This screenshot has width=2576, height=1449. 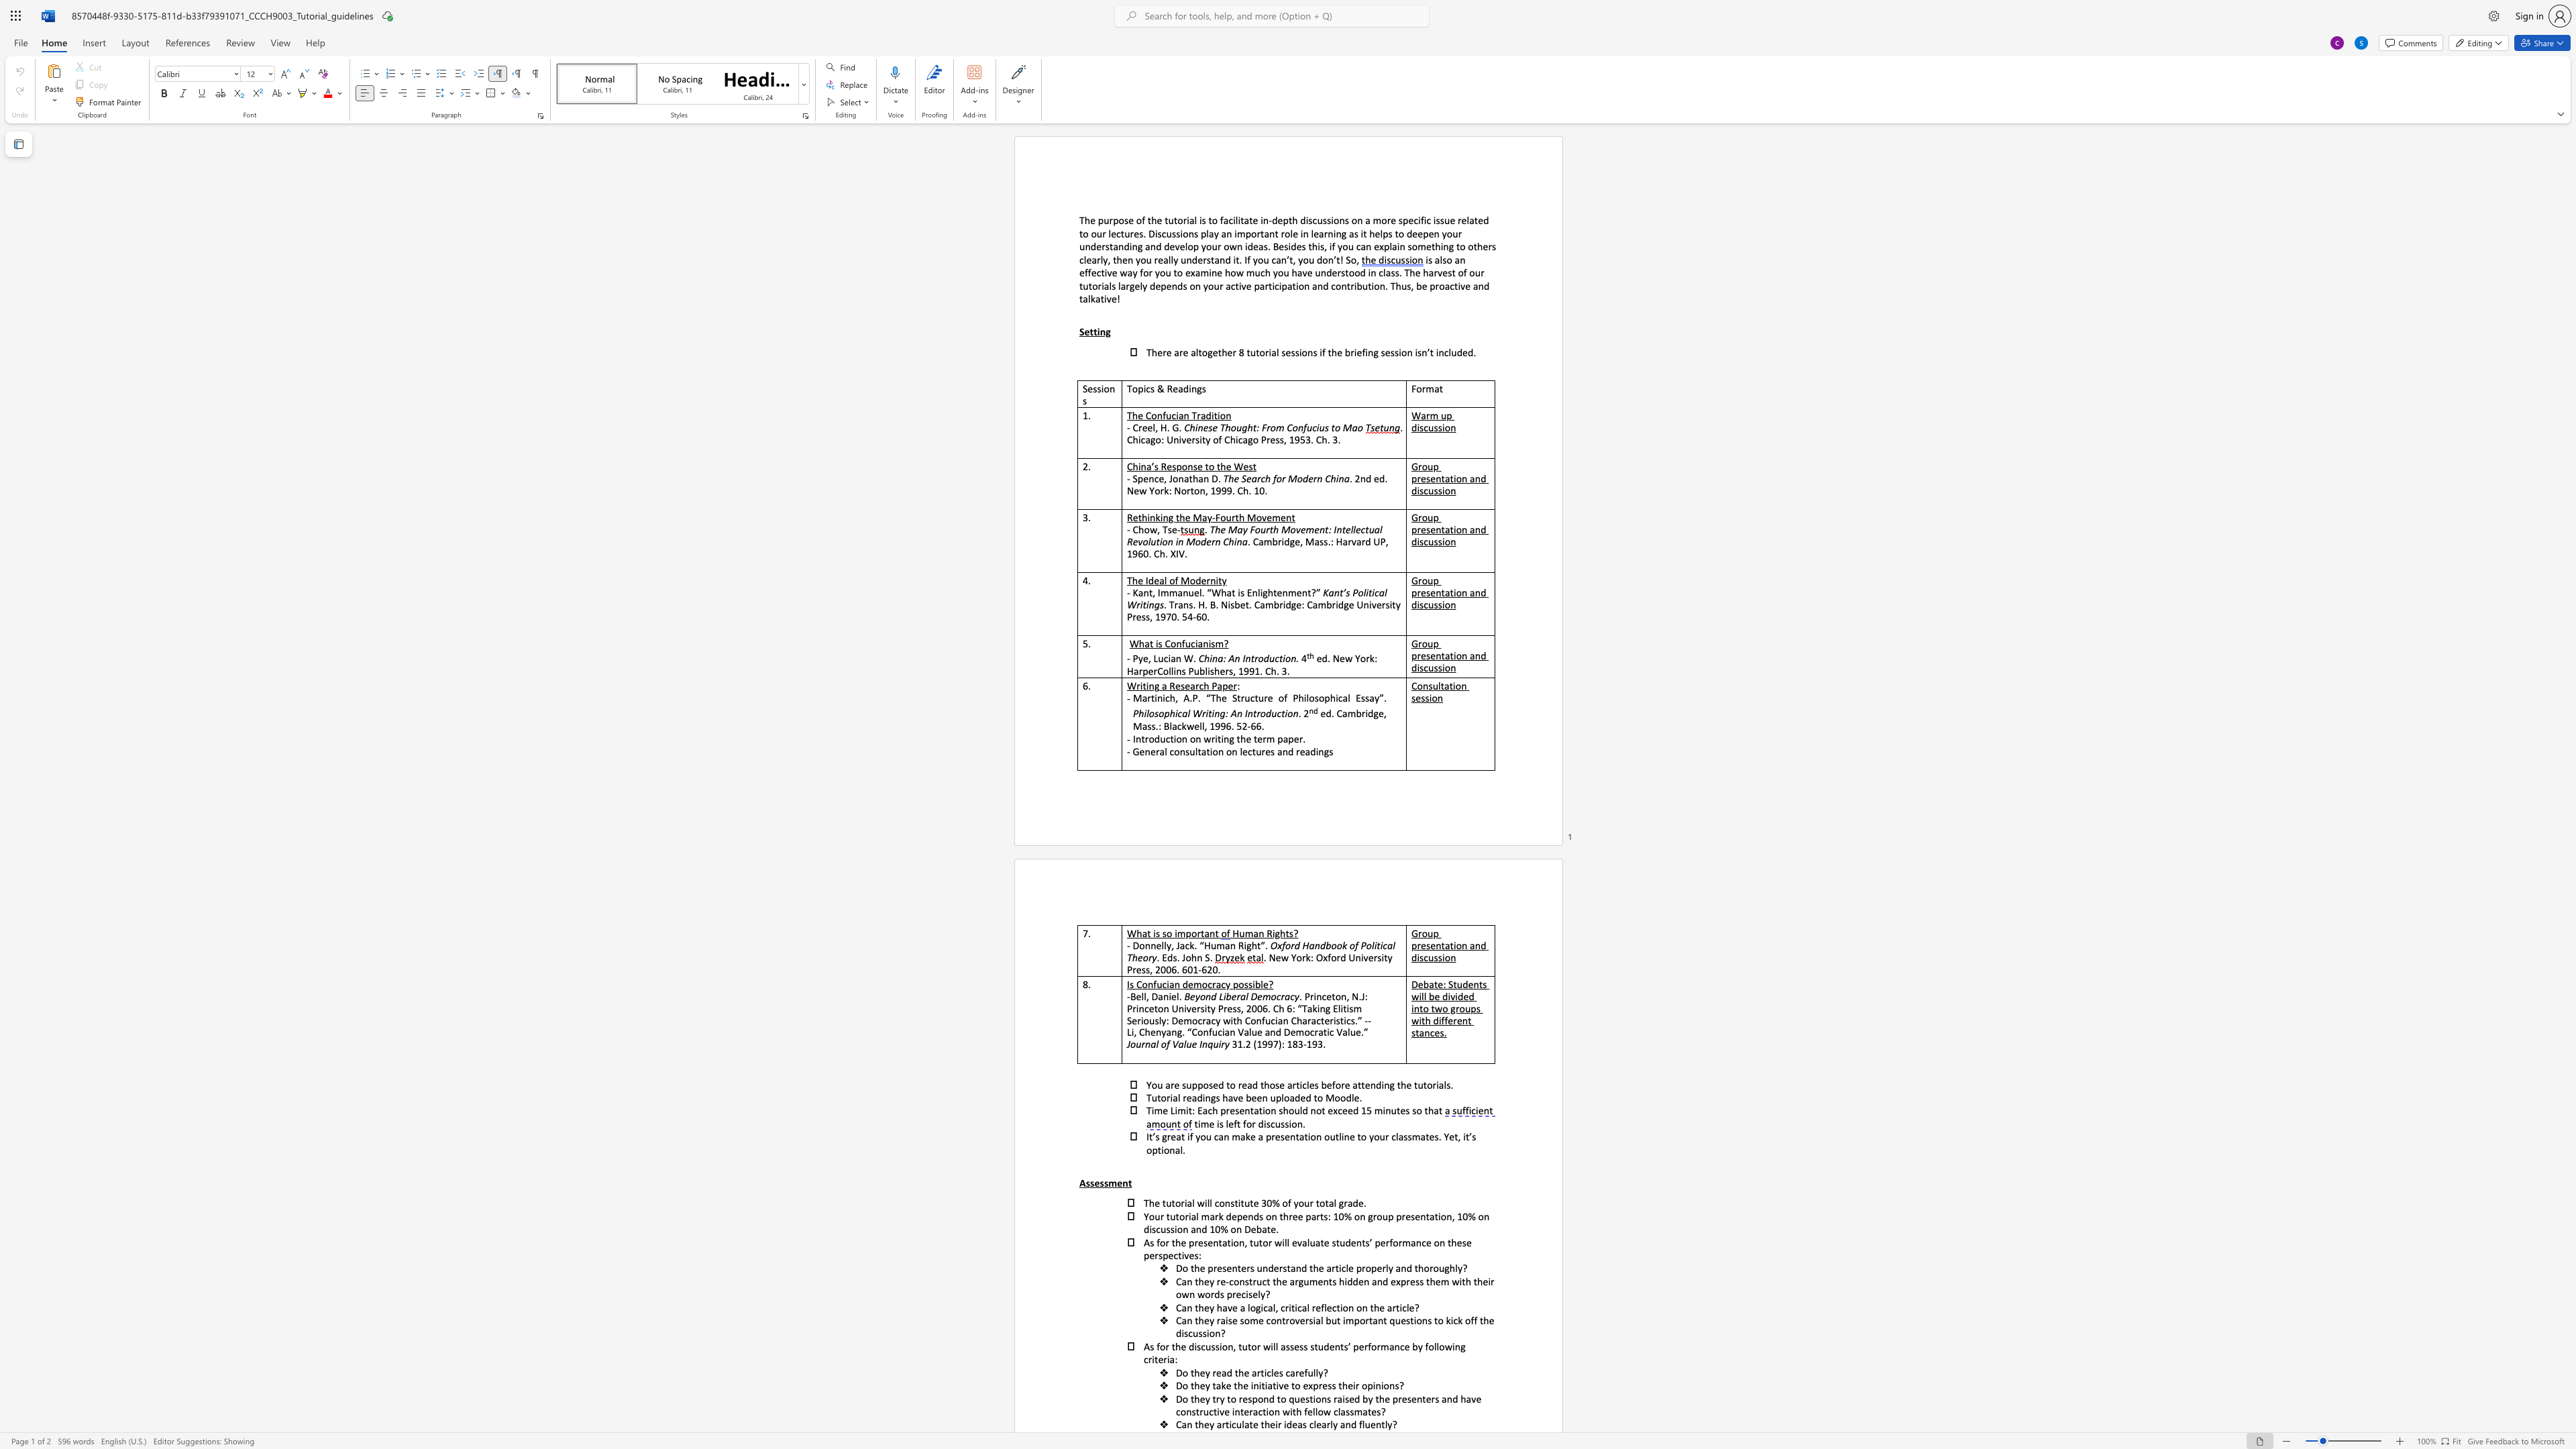 What do you see at coordinates (1165, 956) in the screenshot?
I see `the subset text "ds. Joh" within the text ". Eds. John S."` at bounding box center [1165, 956].